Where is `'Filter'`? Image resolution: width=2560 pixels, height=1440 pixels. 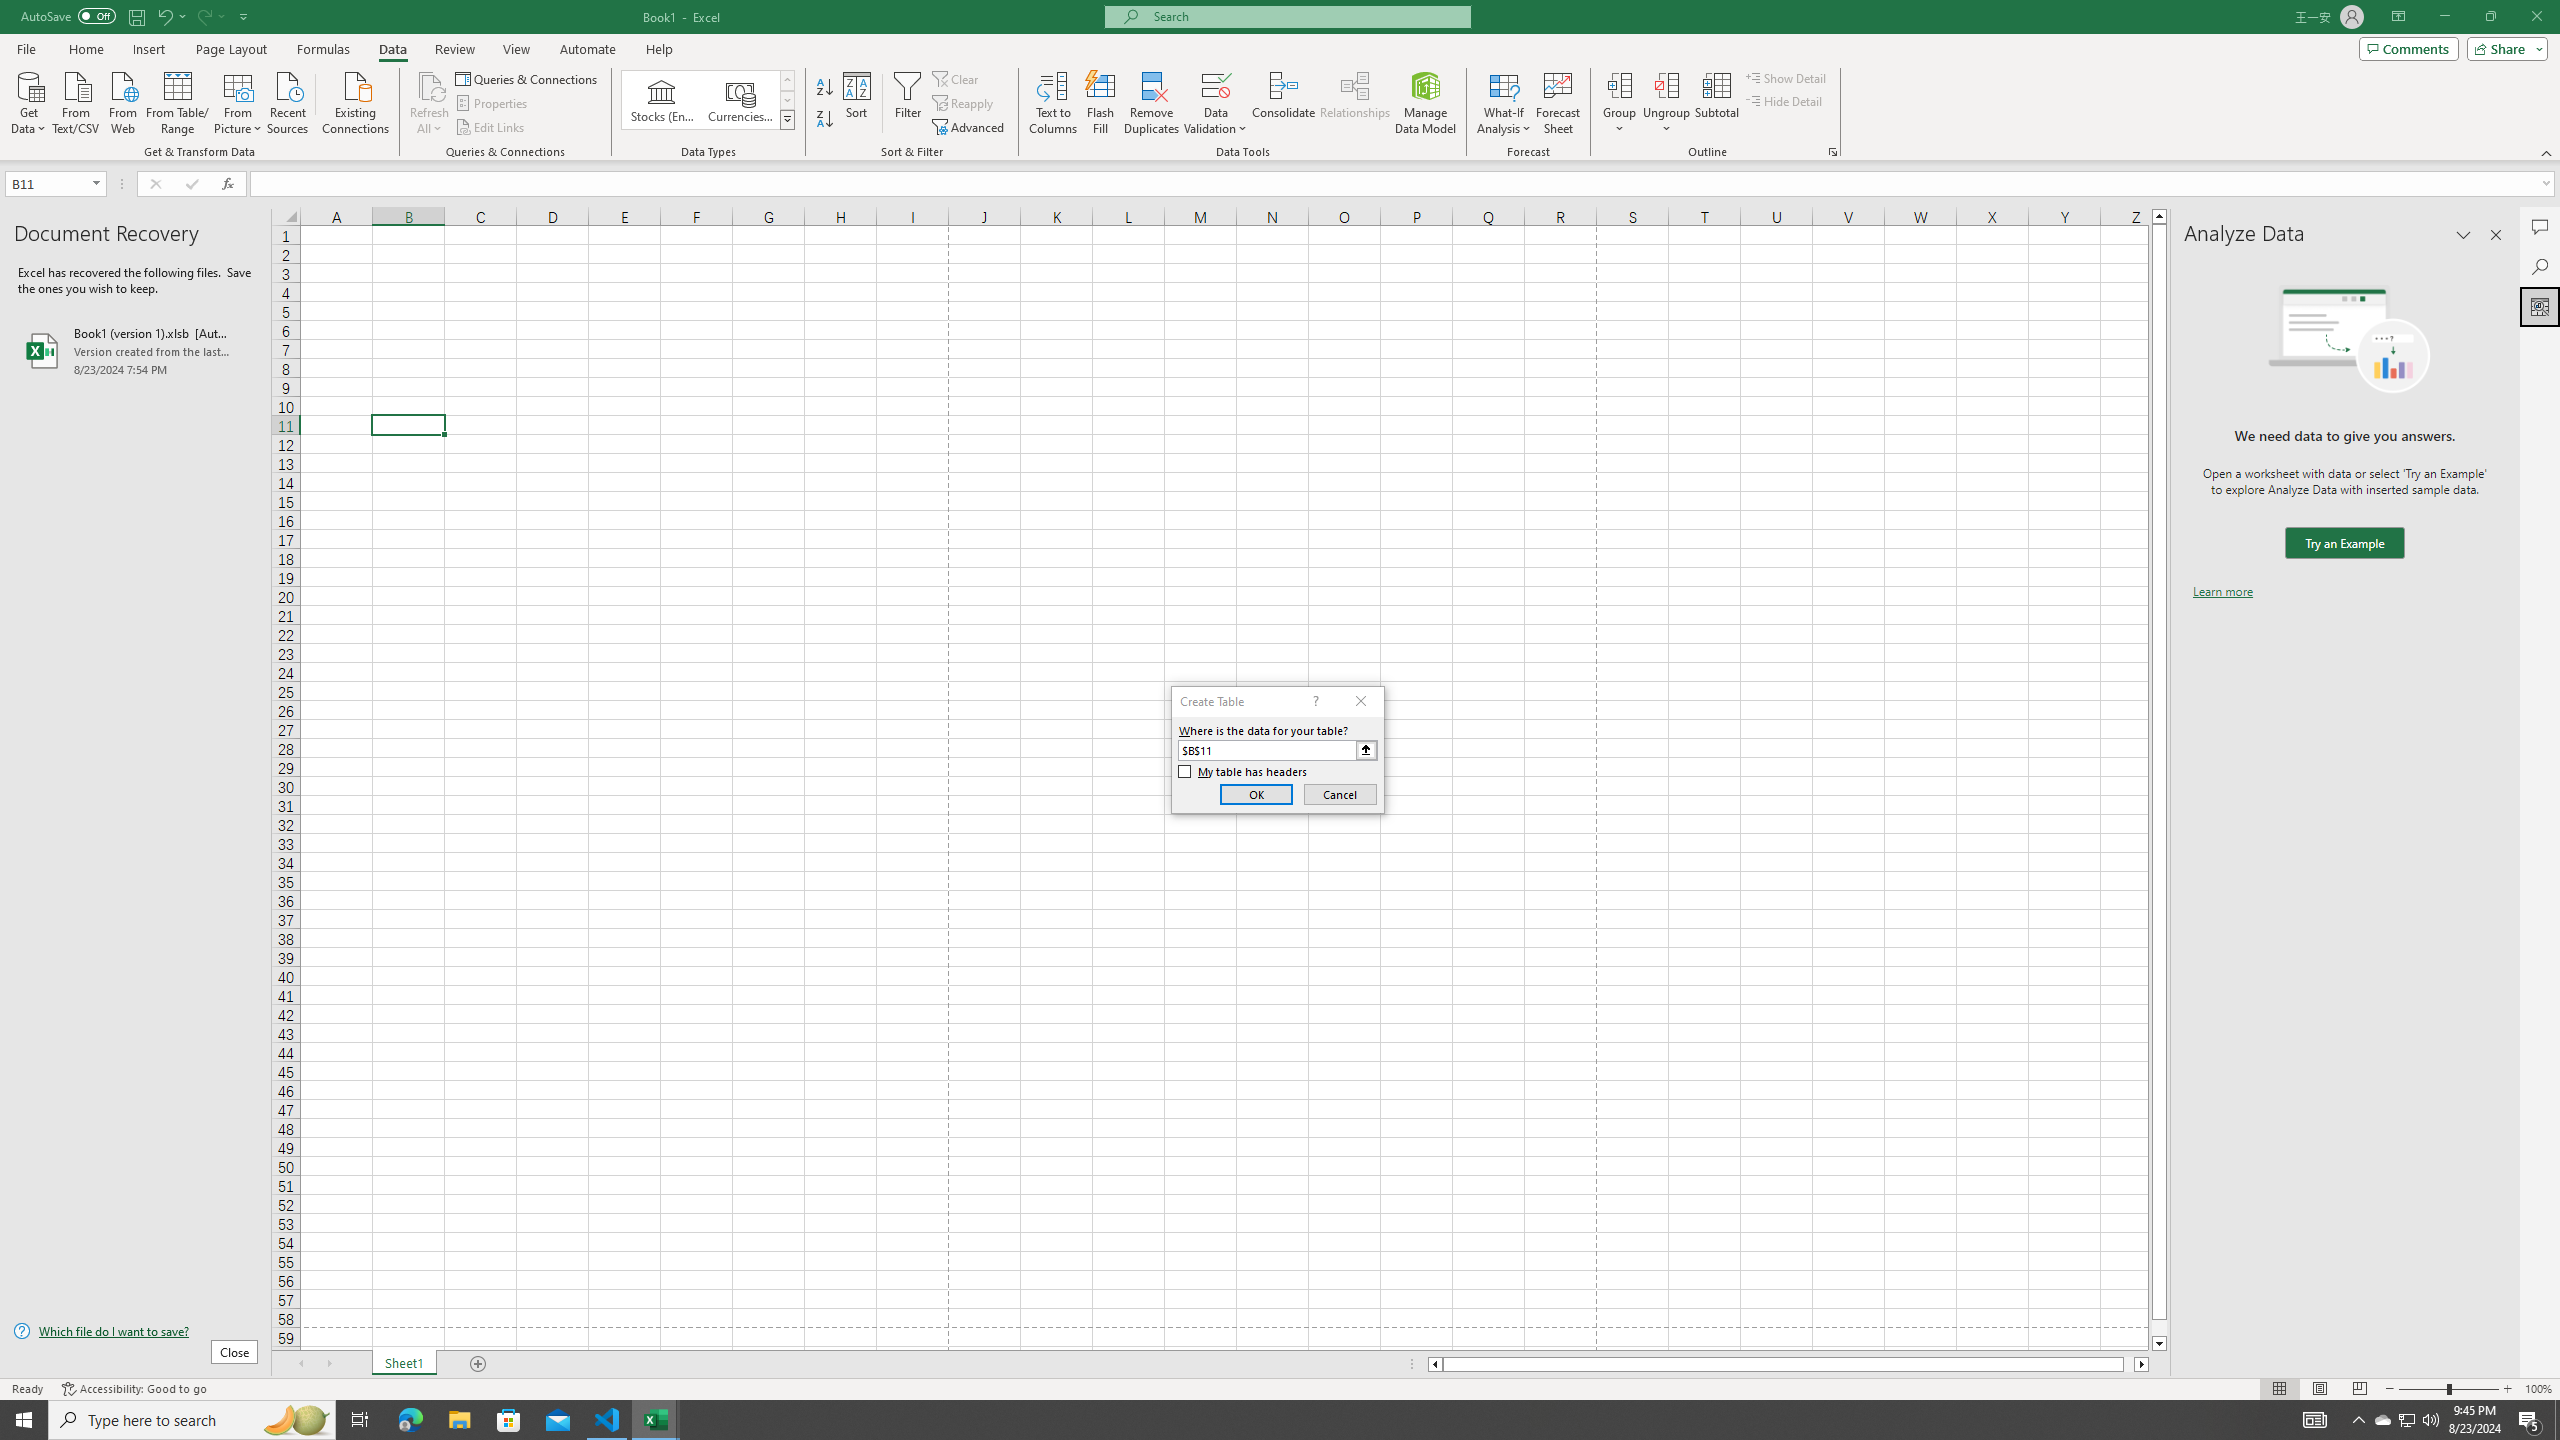
'Filter' is located at coordinates (906, 103).